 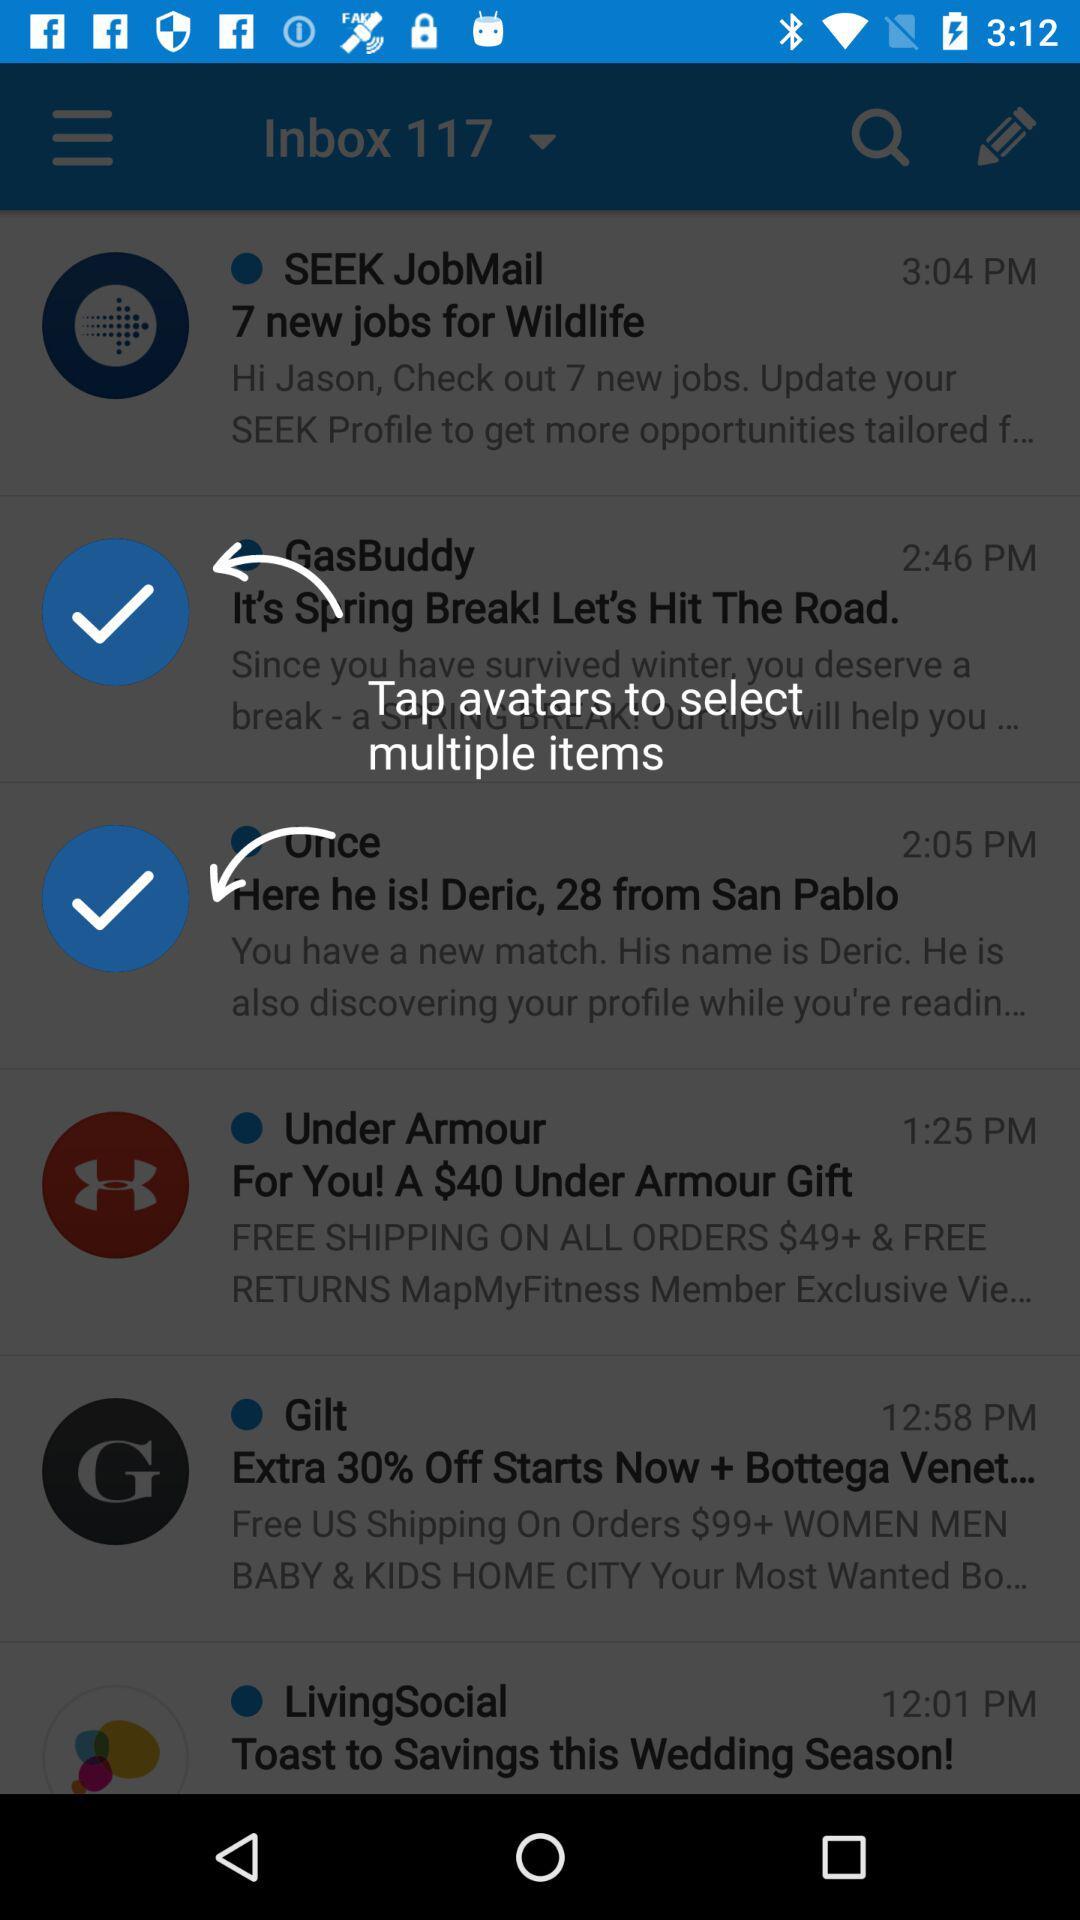 I want to click on find account info, so click(x=115, y=1185).